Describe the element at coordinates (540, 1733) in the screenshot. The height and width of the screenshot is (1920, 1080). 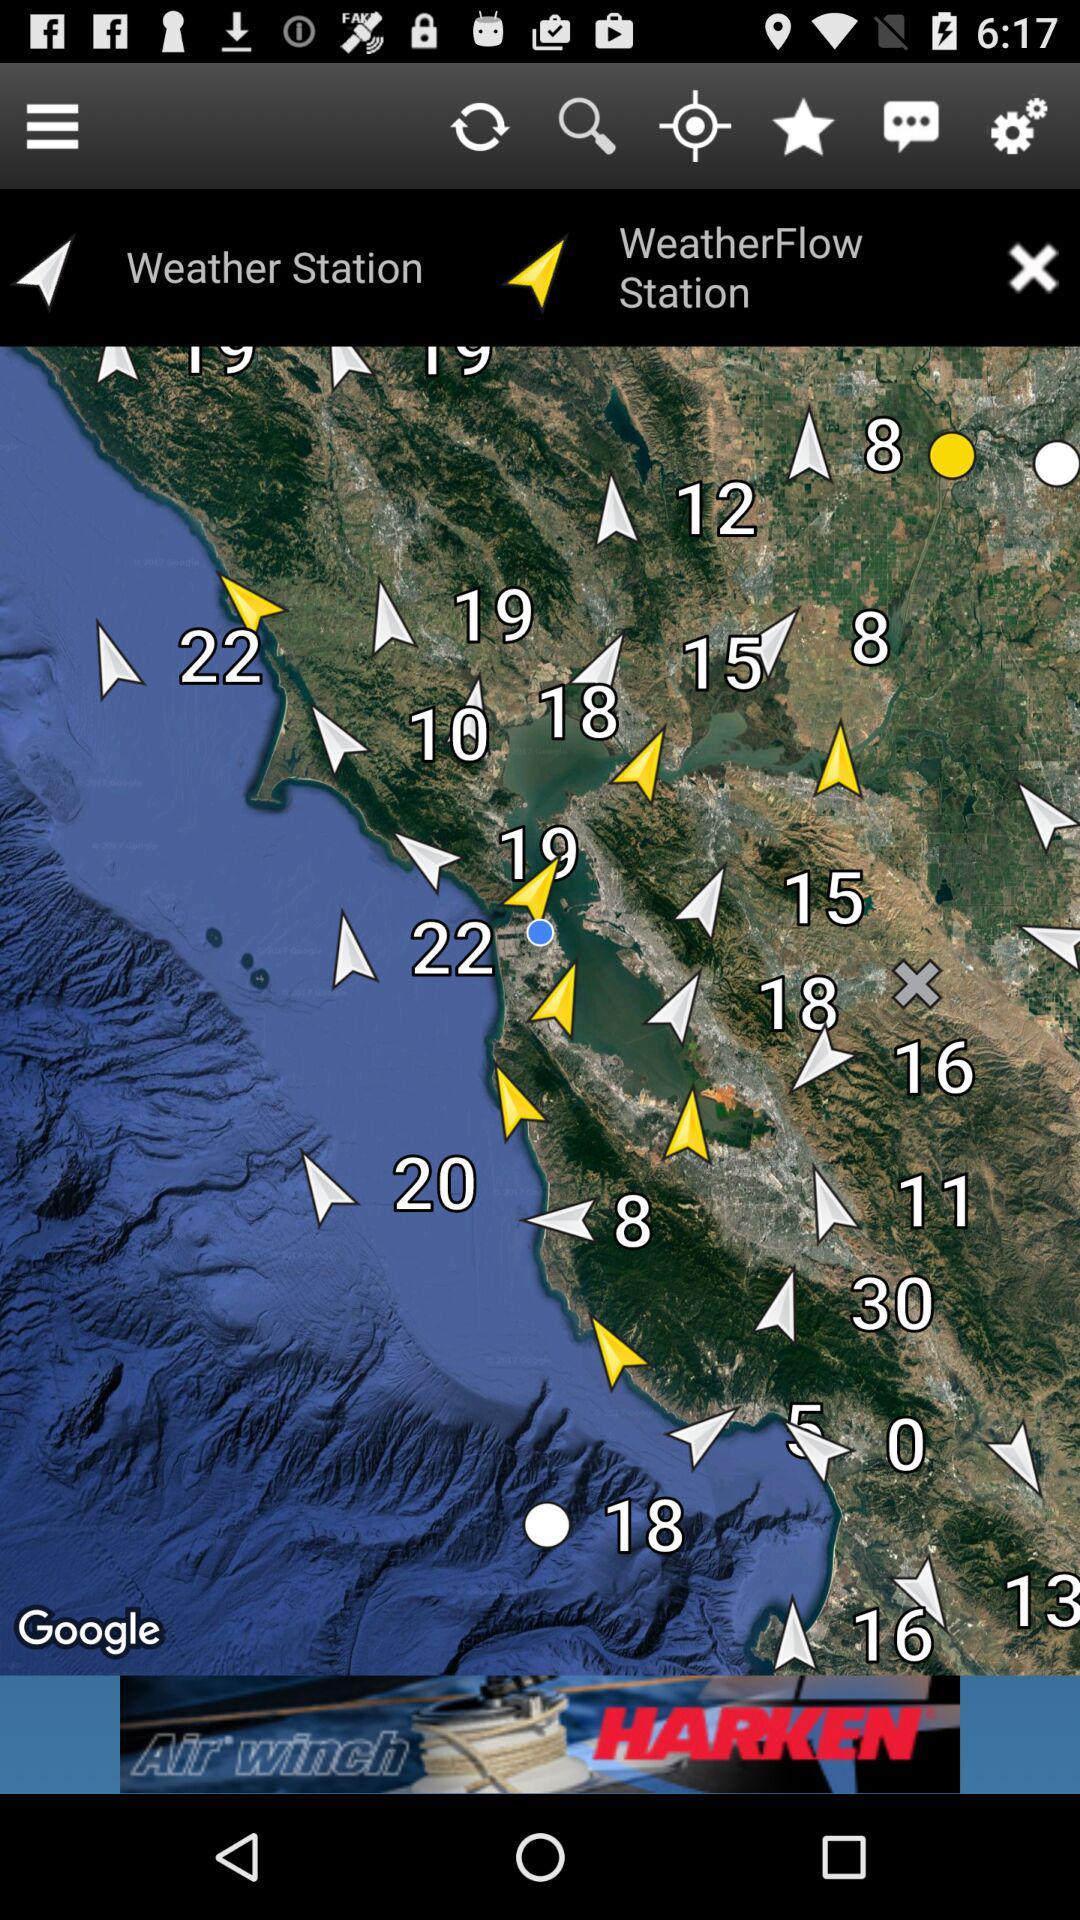
I see `visit the advertiser 's website` at that location.